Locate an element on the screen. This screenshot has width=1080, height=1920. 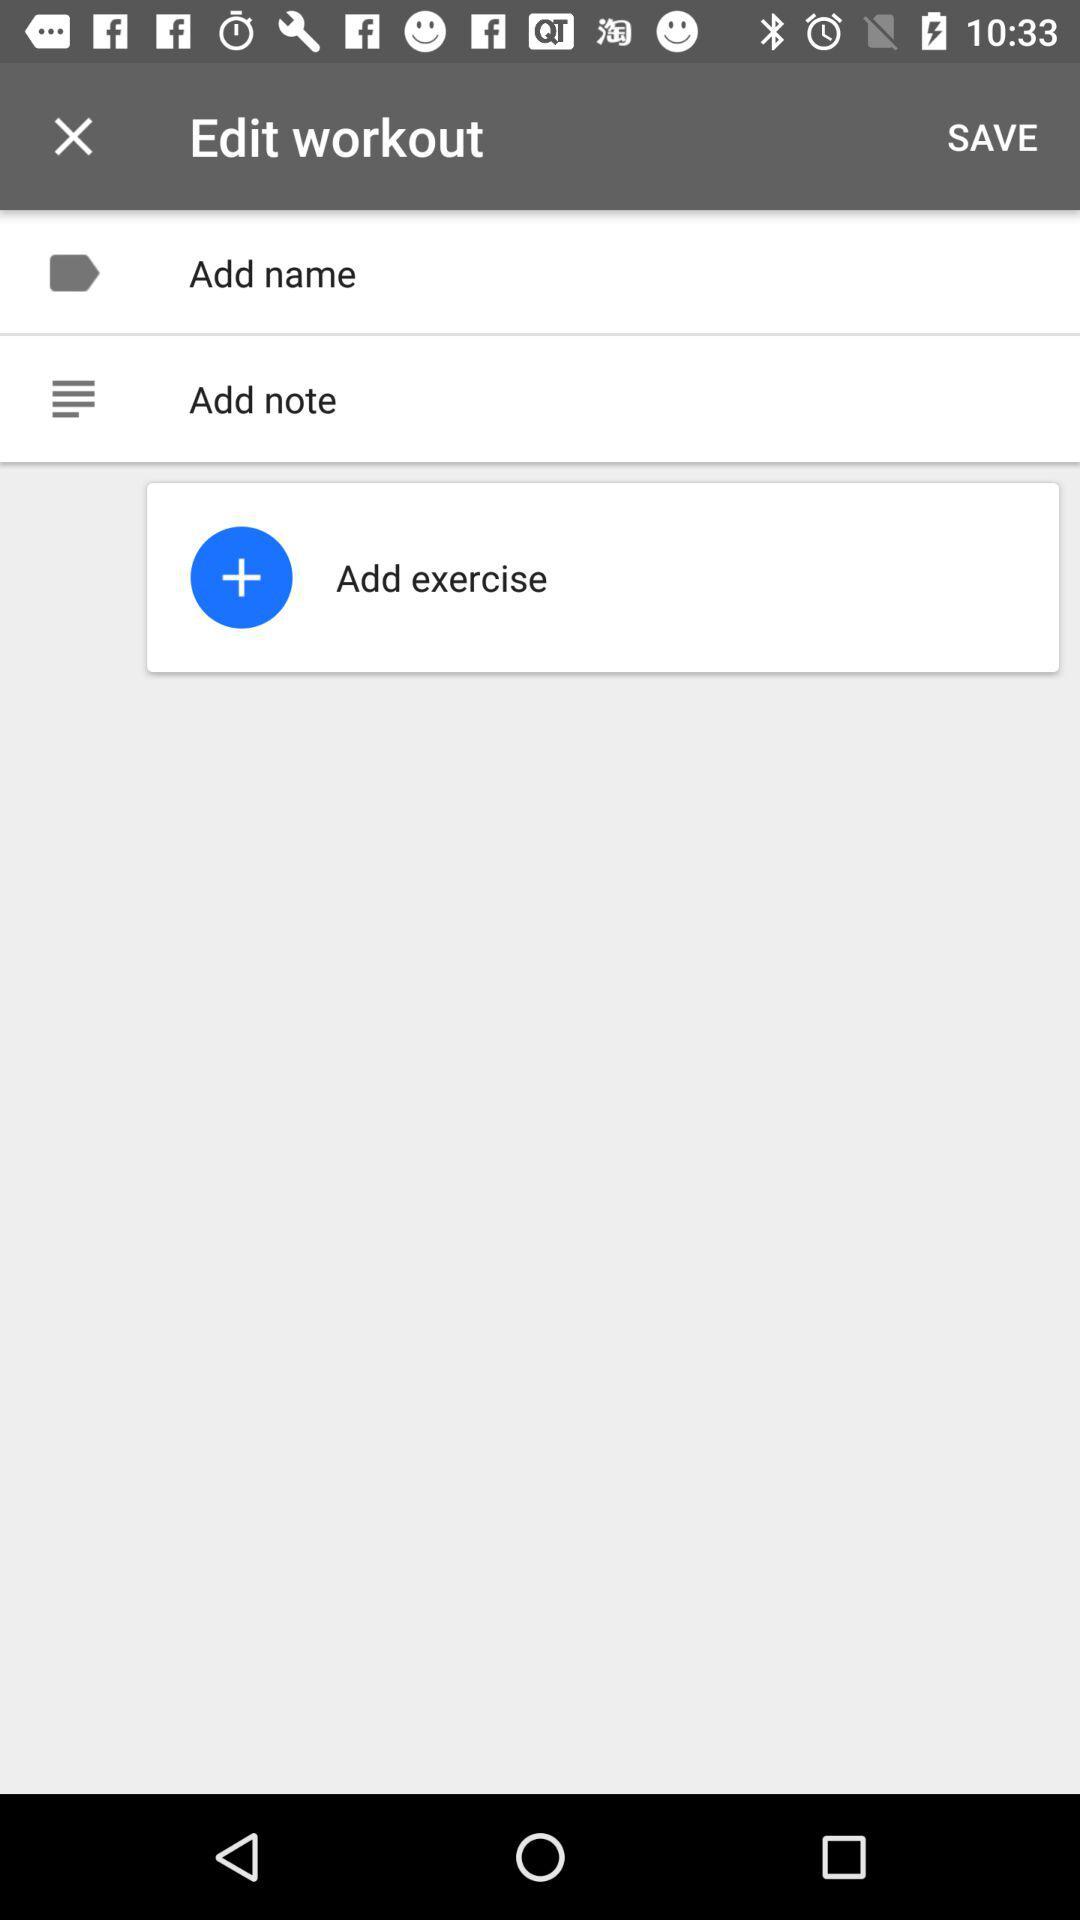
the save is located at coordinates (992, 135).